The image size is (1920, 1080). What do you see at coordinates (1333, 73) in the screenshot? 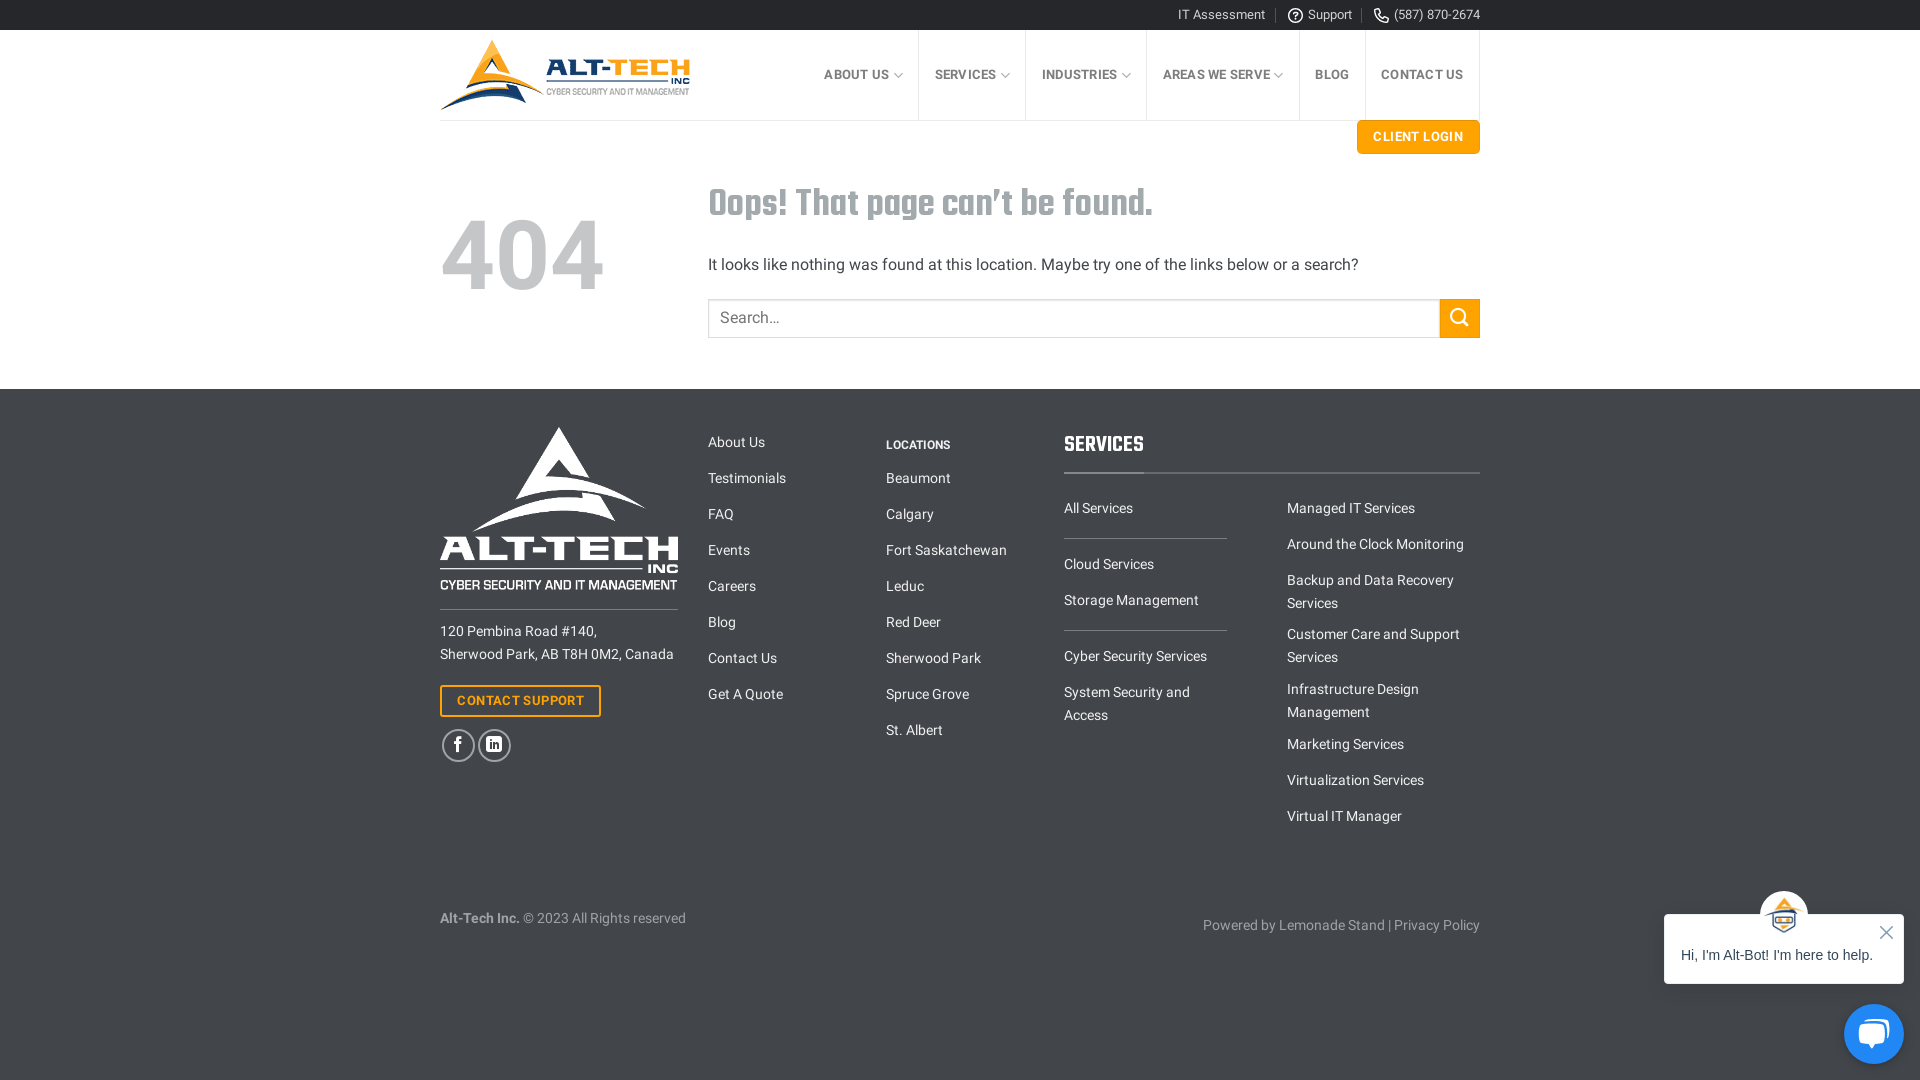
I see `'BLOG'` at bounding box center [1333, 73].